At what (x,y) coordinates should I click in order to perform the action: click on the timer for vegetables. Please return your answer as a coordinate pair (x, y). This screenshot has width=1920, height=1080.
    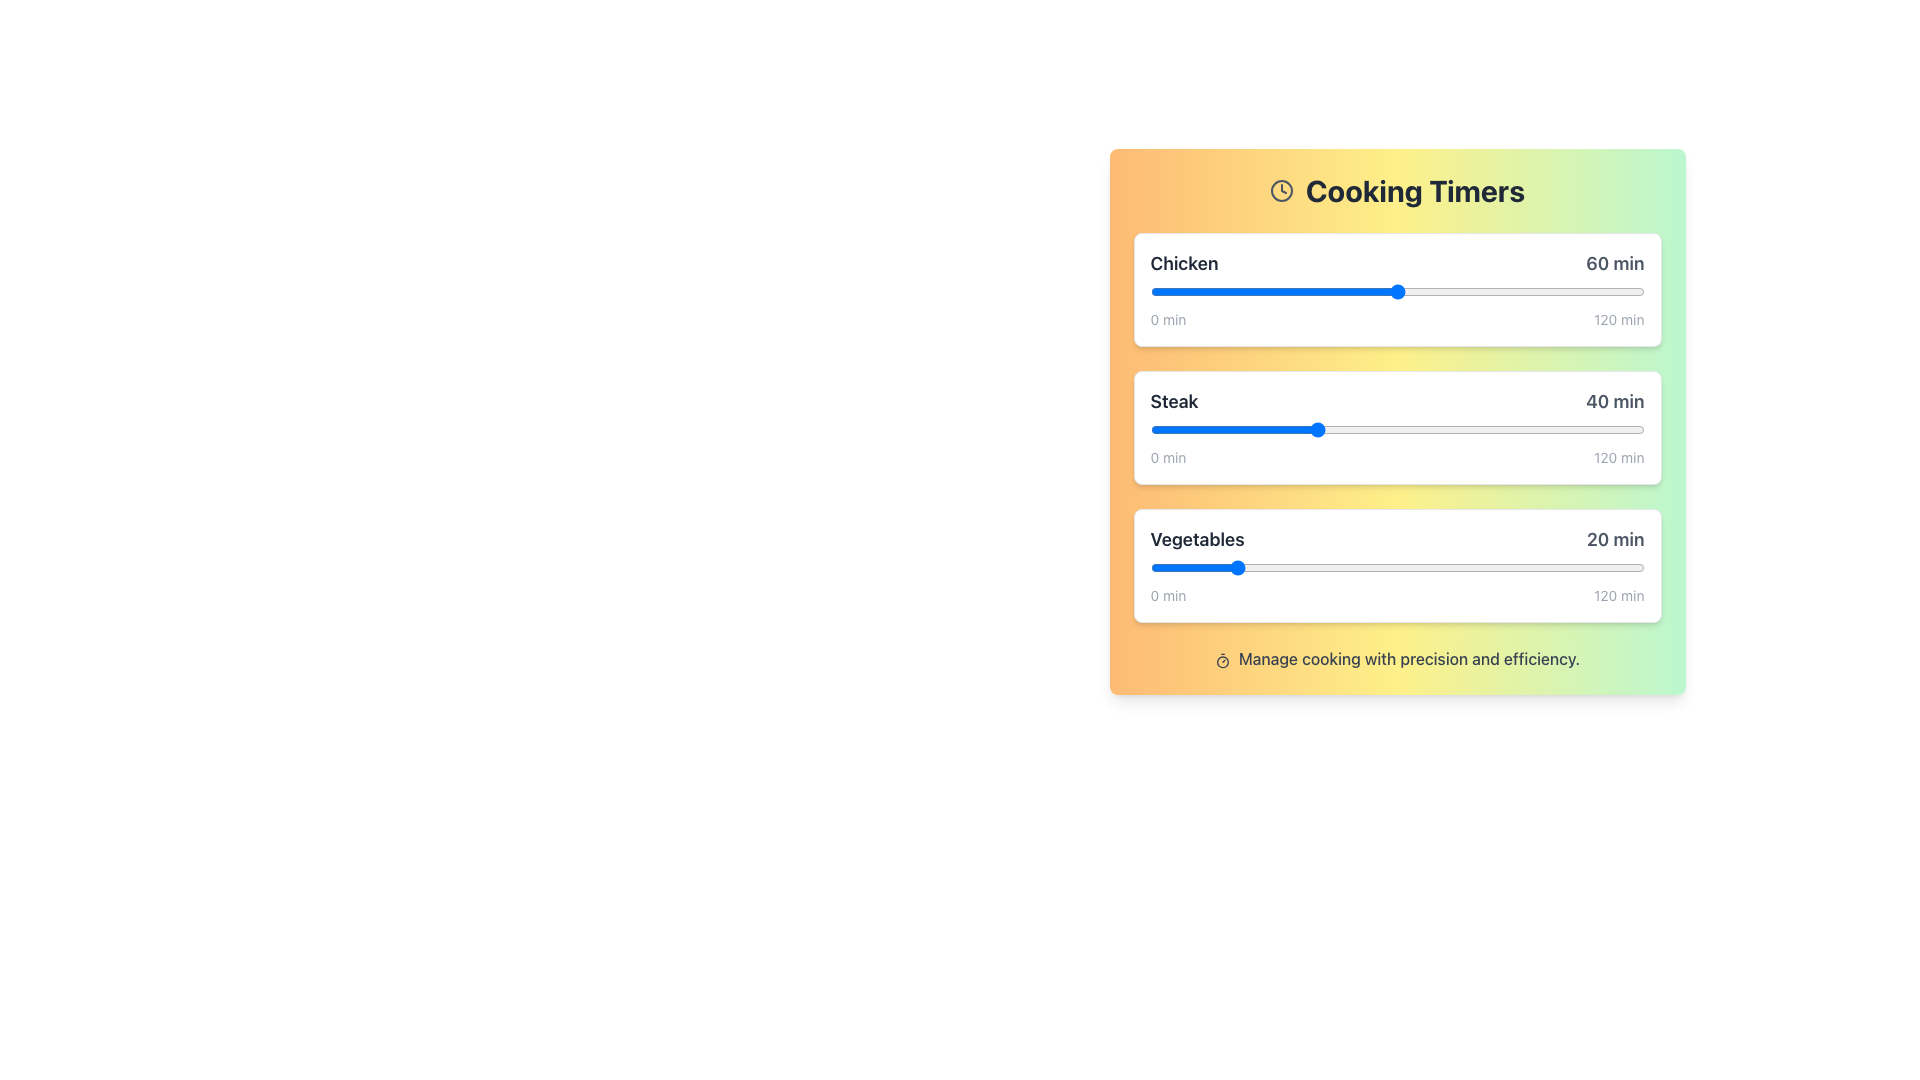
    Looking at the image, I should click on (1557, 567).